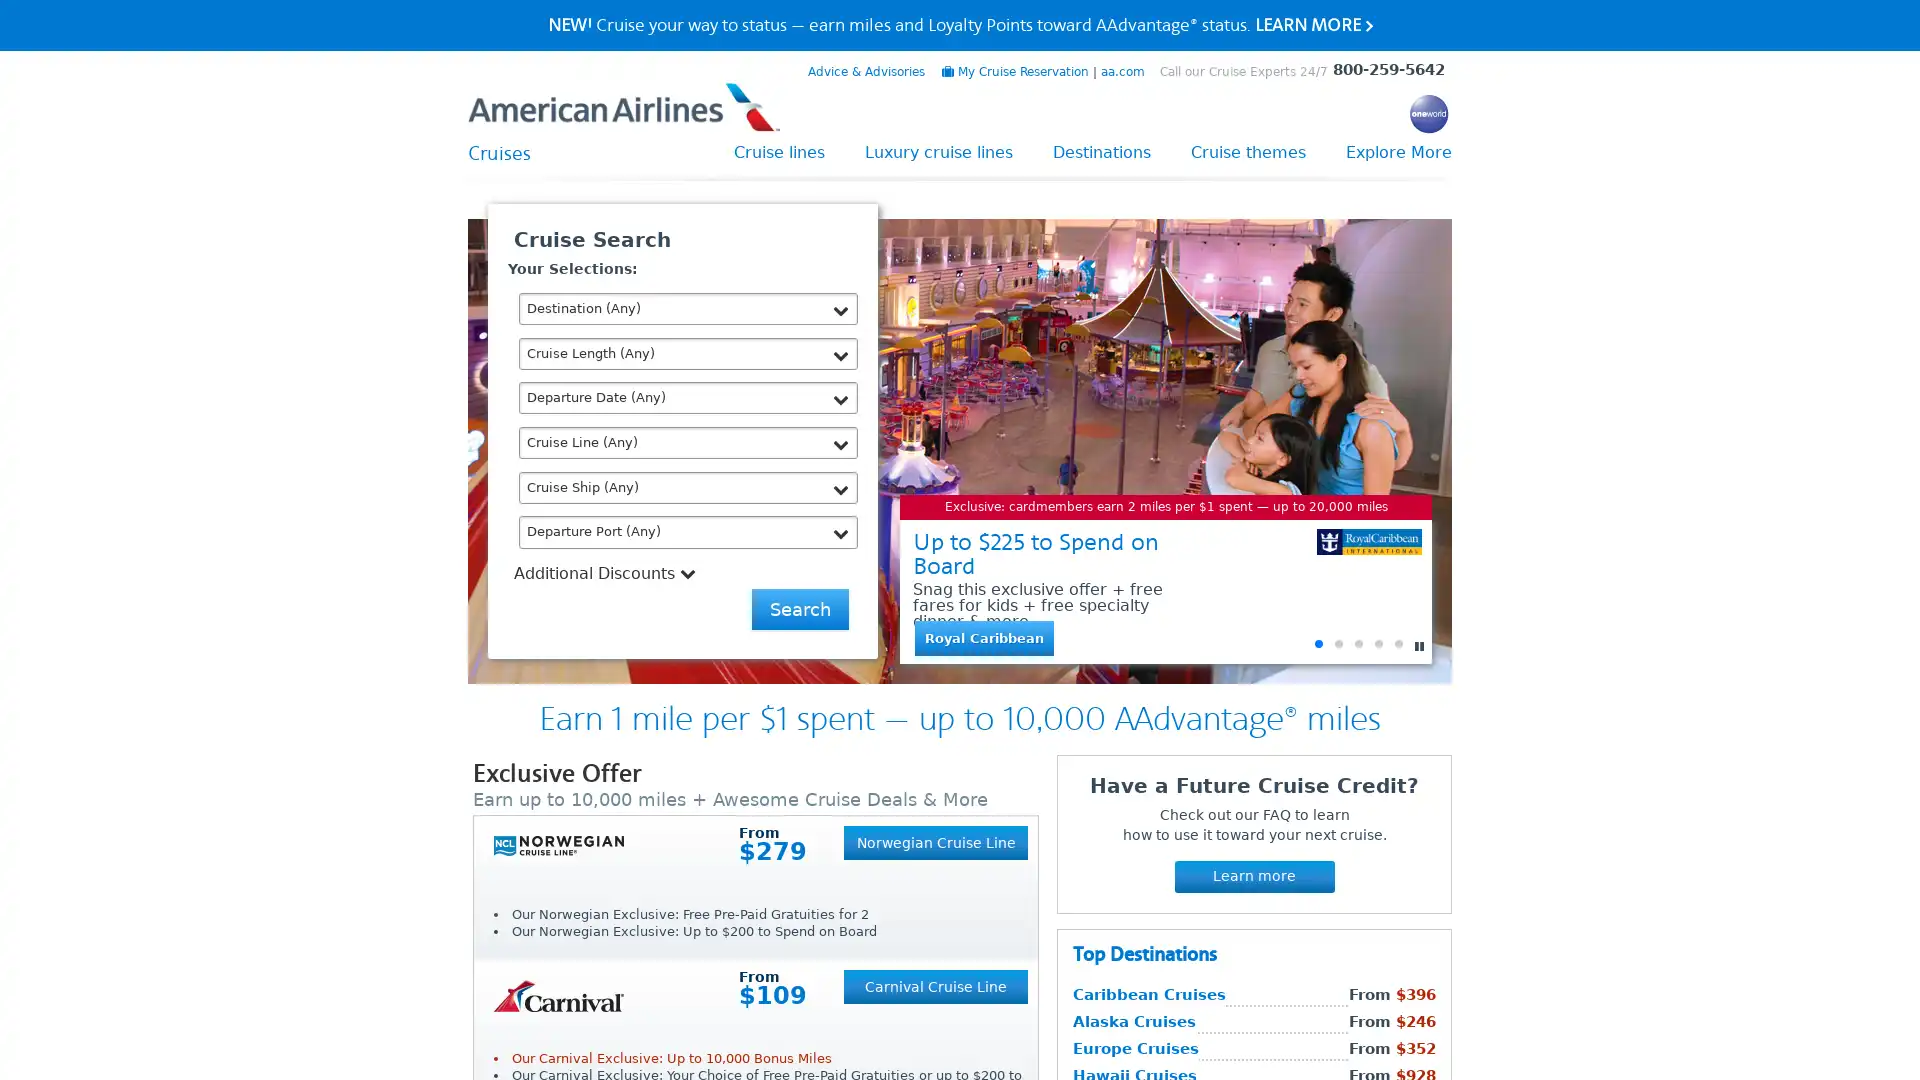  Describe the element at coordinates (1318, 644) in the screenshot. I see `Go to slide 1` at that location.